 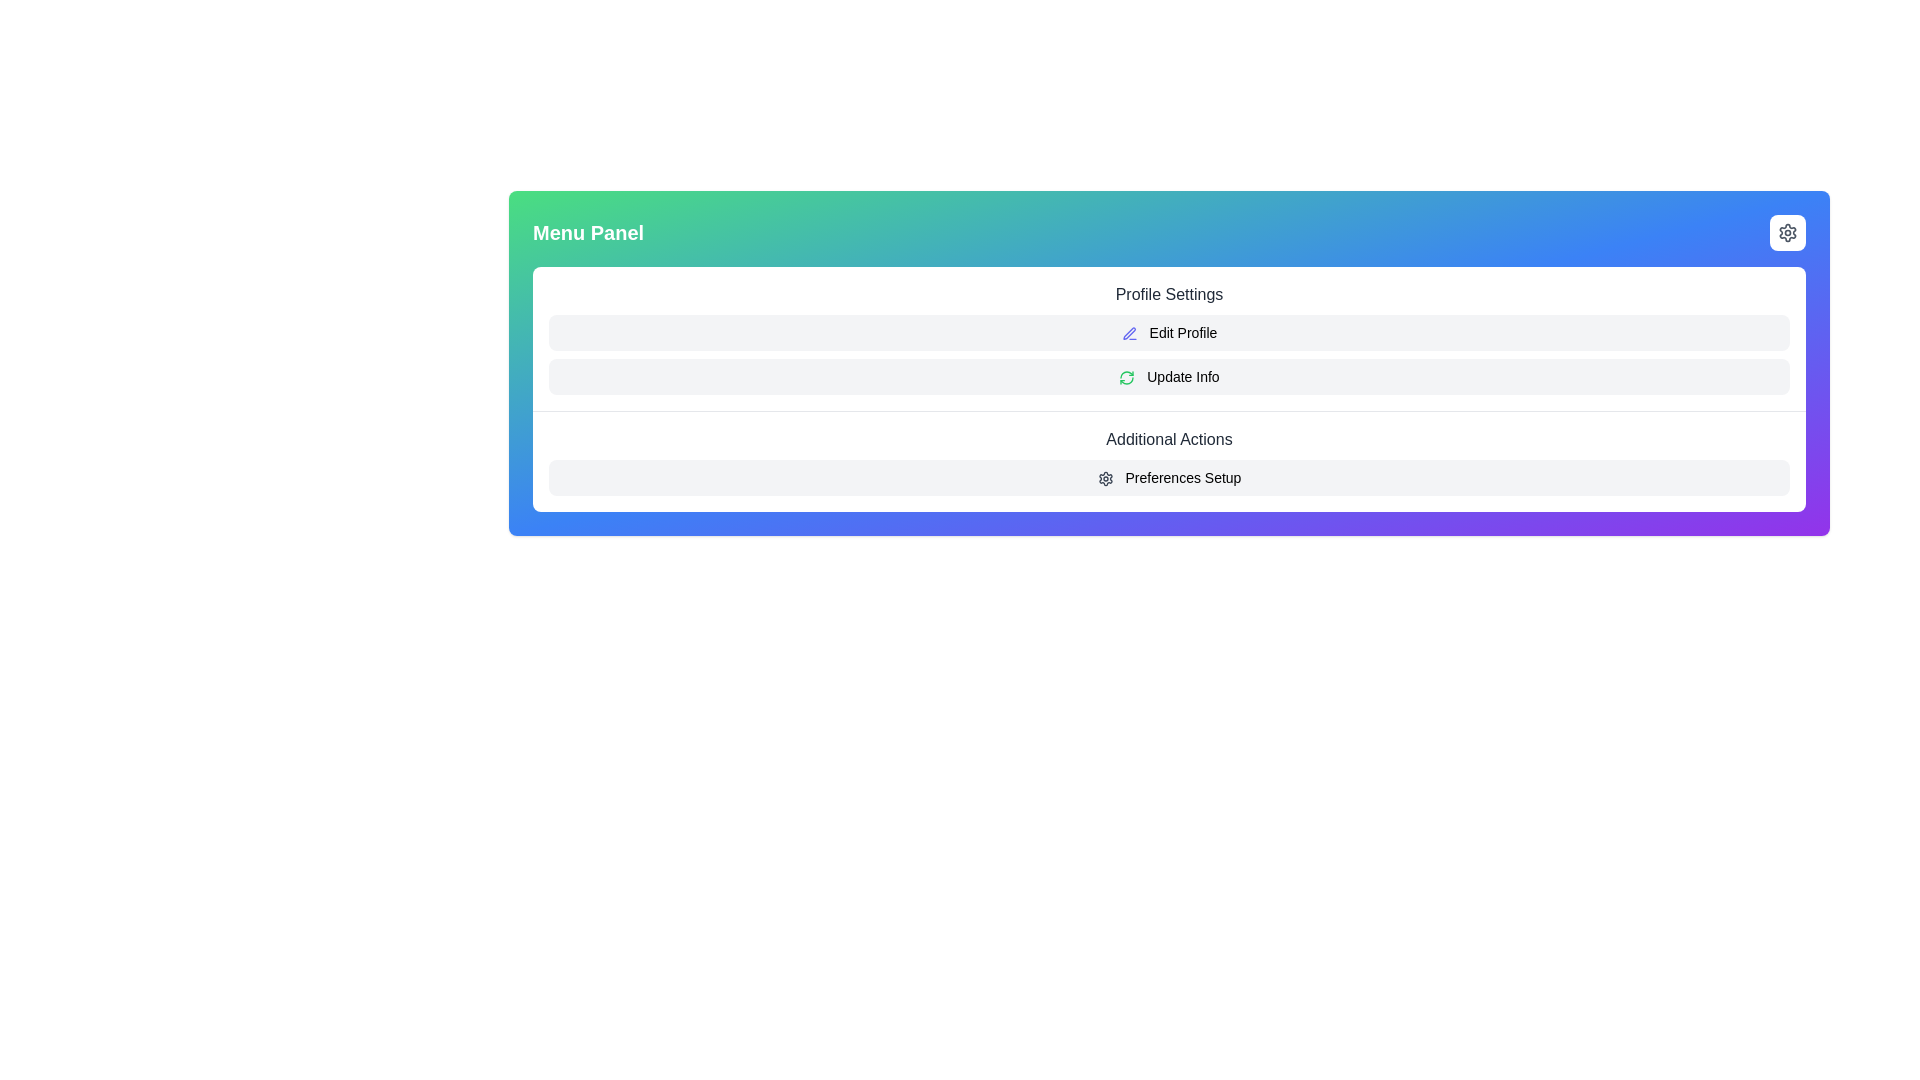 What do you see at coordinates (1169, 478) in the screenshot?
I see `the button located in the 'Additional Actions' section, immediately below the title` at bounding box center [1169, 478].